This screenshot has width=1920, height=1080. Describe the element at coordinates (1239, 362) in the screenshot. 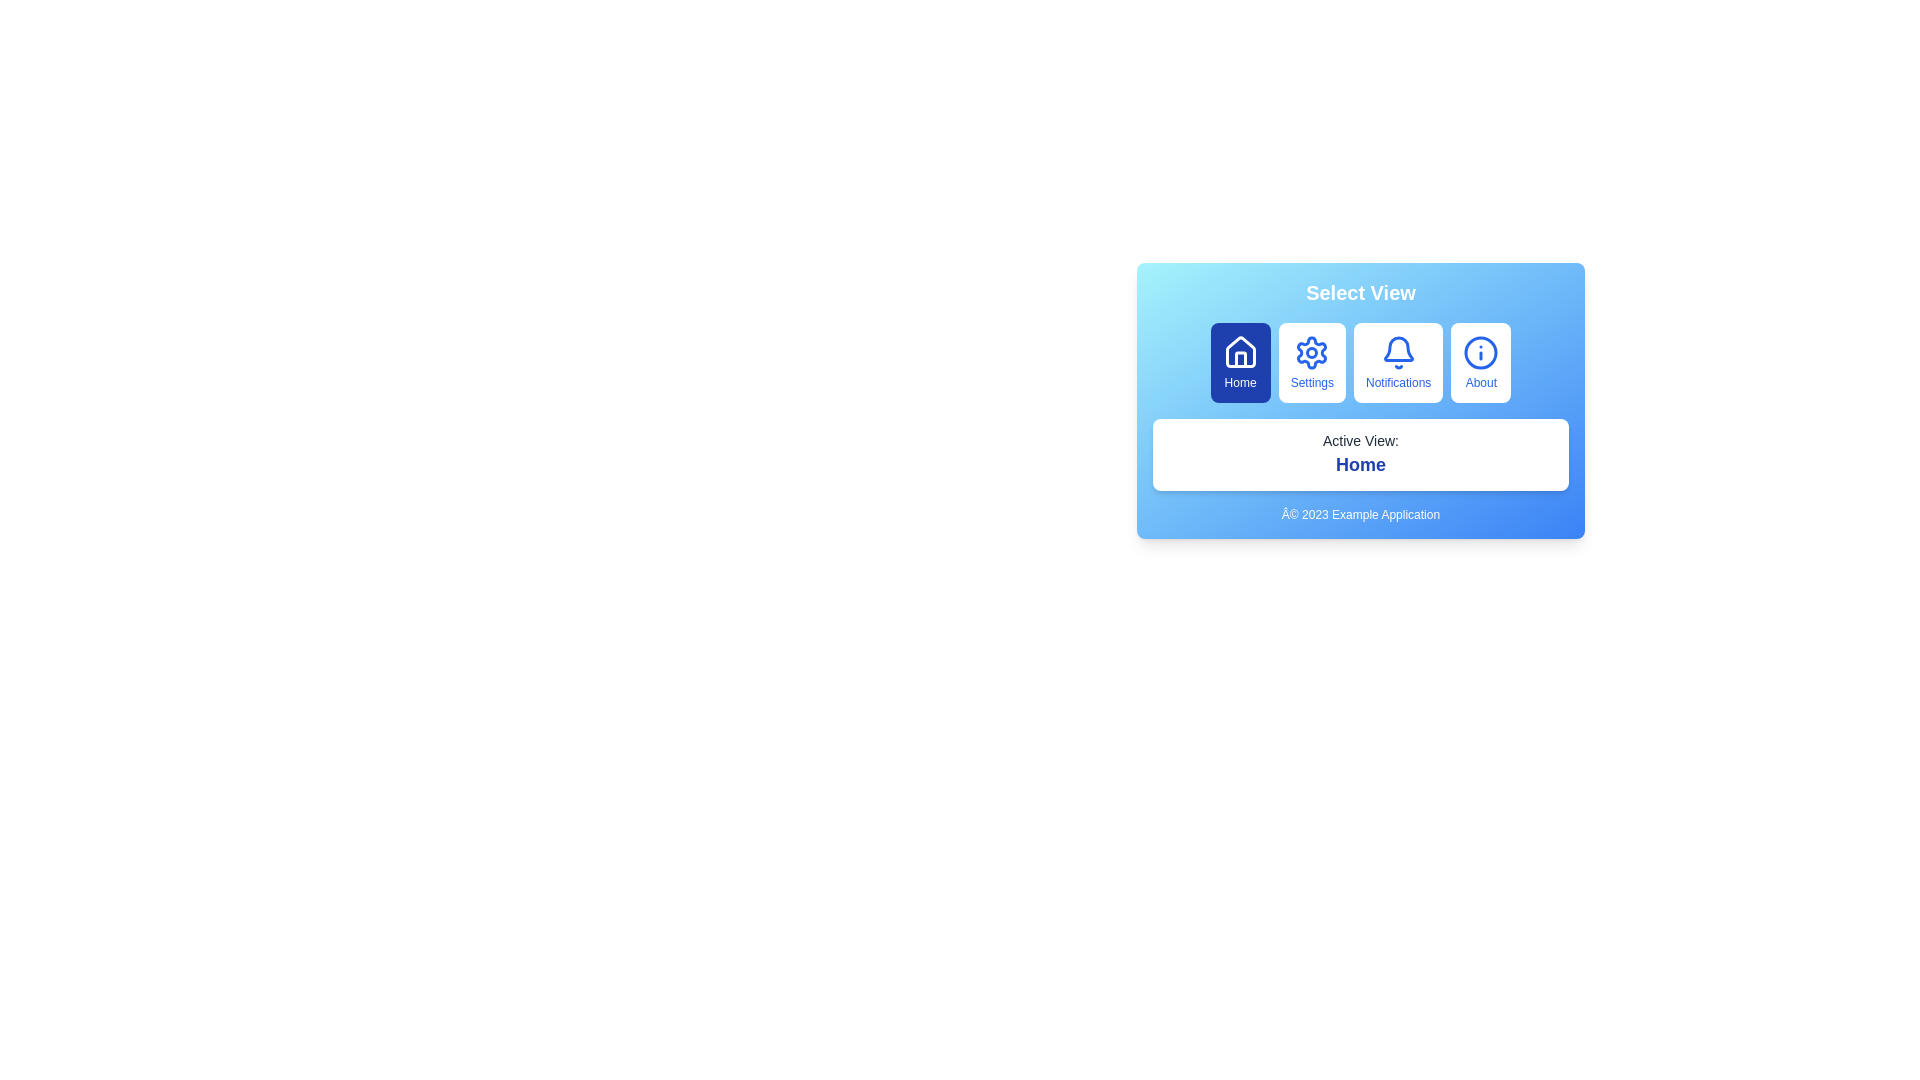

I see `the button labeled 'Home' to observe the hover effect` at that location.